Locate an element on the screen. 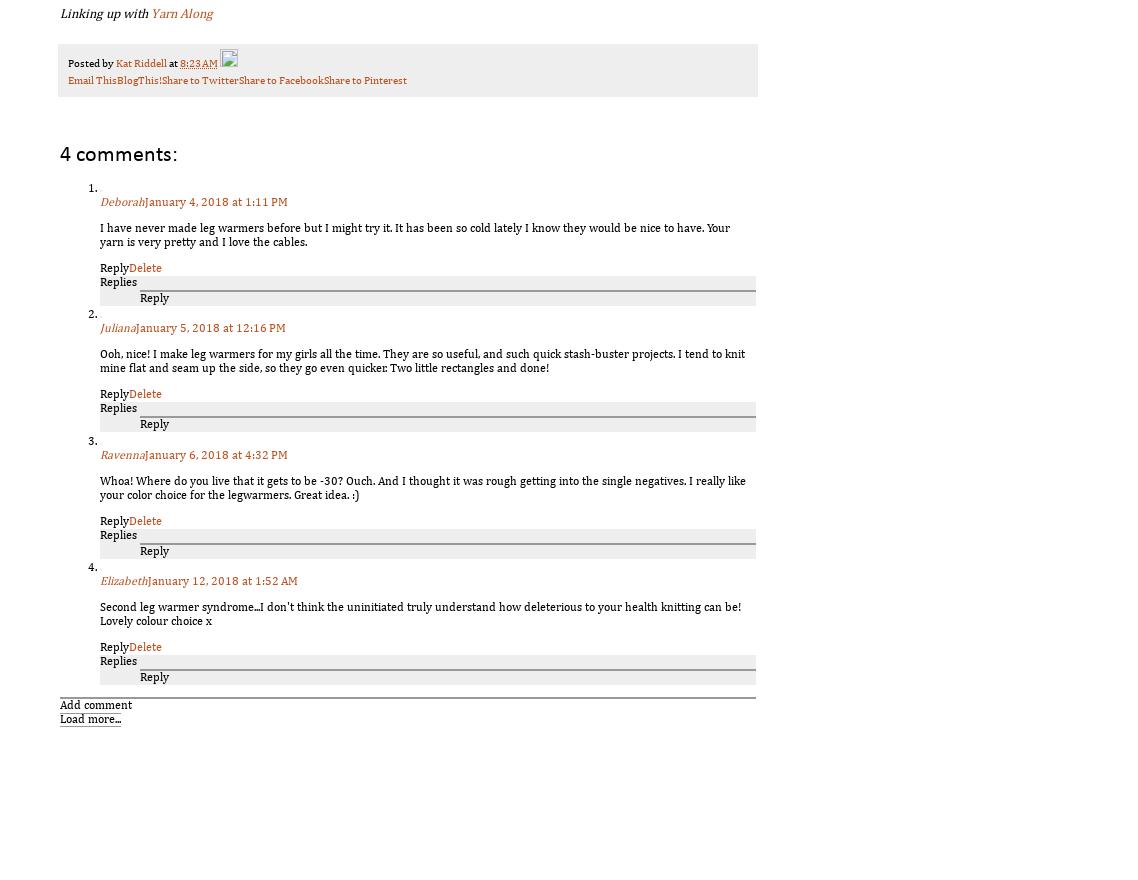 The height and width of the screenshot is (880, 1138). 'January 12, 2018 at 1:52 AM' is located at coordinates (222, 580).